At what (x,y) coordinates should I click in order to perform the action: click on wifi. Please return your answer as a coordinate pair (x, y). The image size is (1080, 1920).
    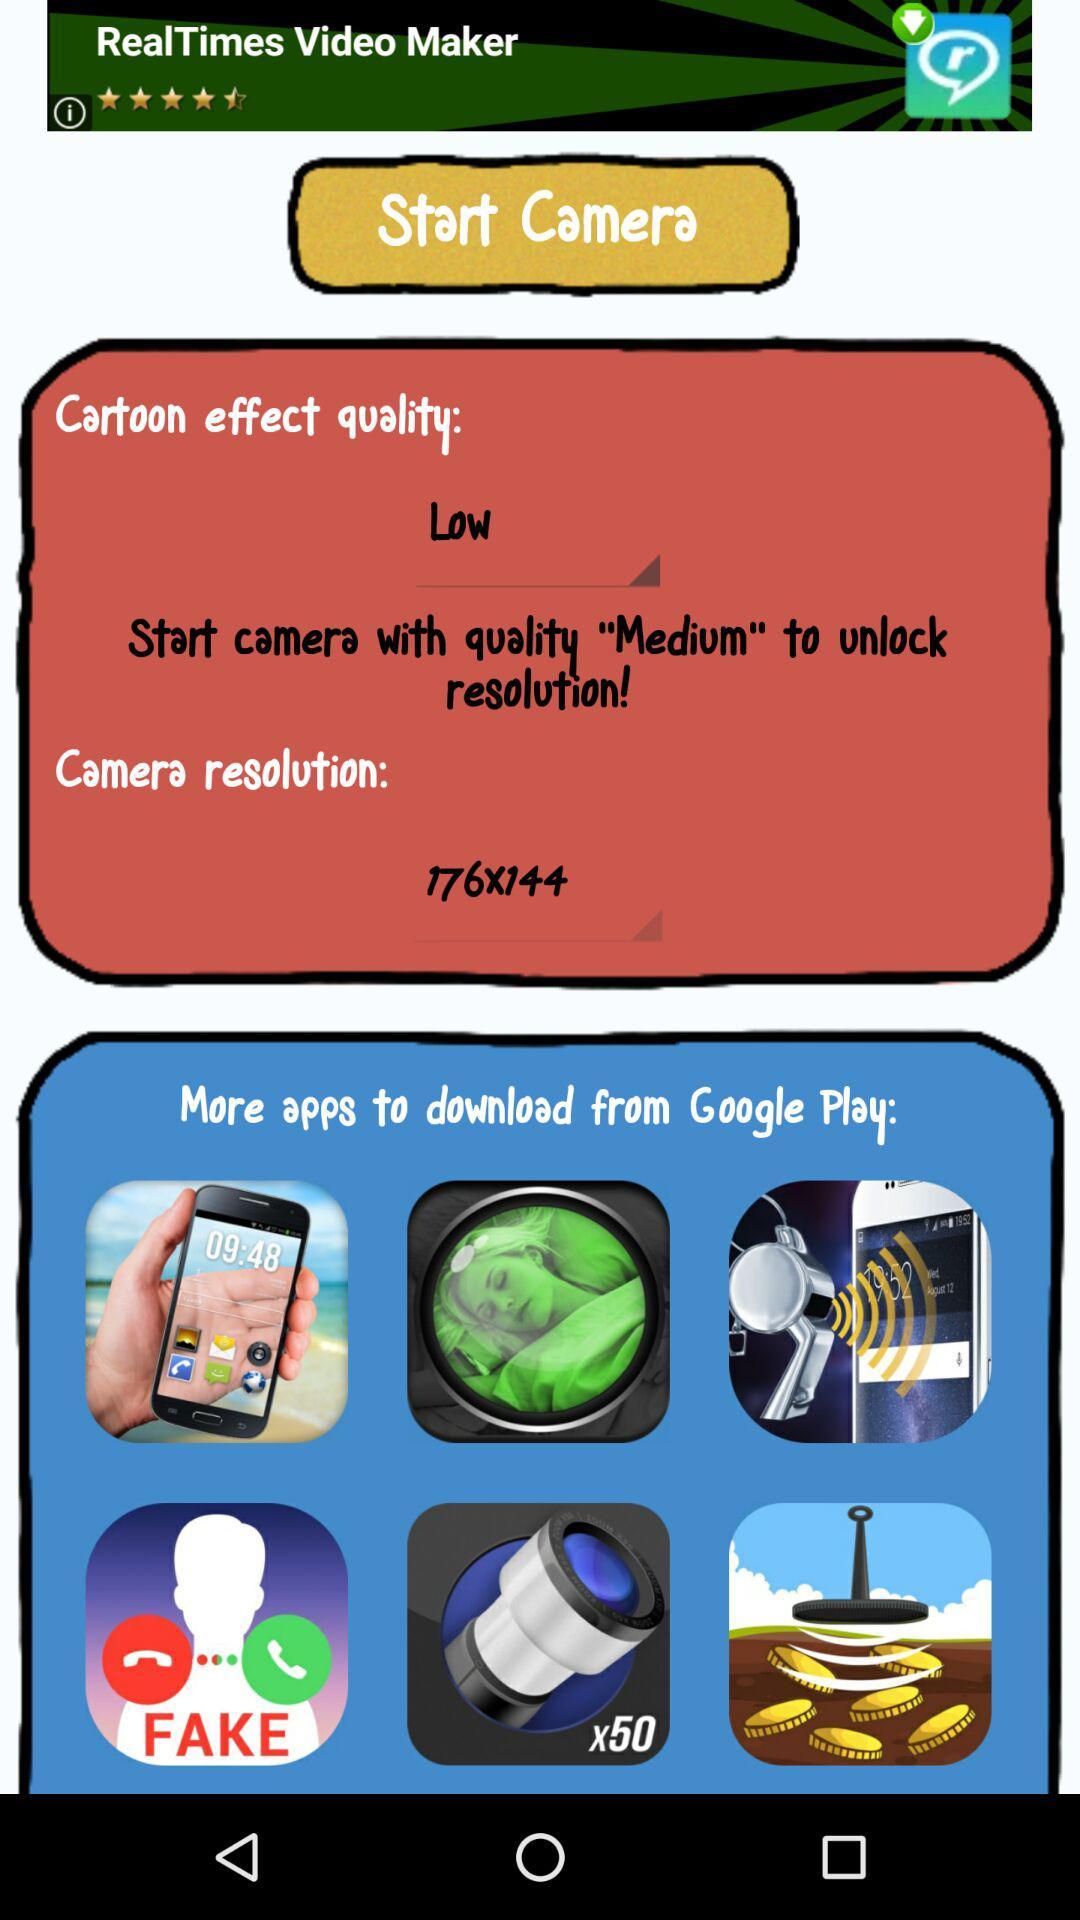
    Looking at the image, I should click on (859, 1311).